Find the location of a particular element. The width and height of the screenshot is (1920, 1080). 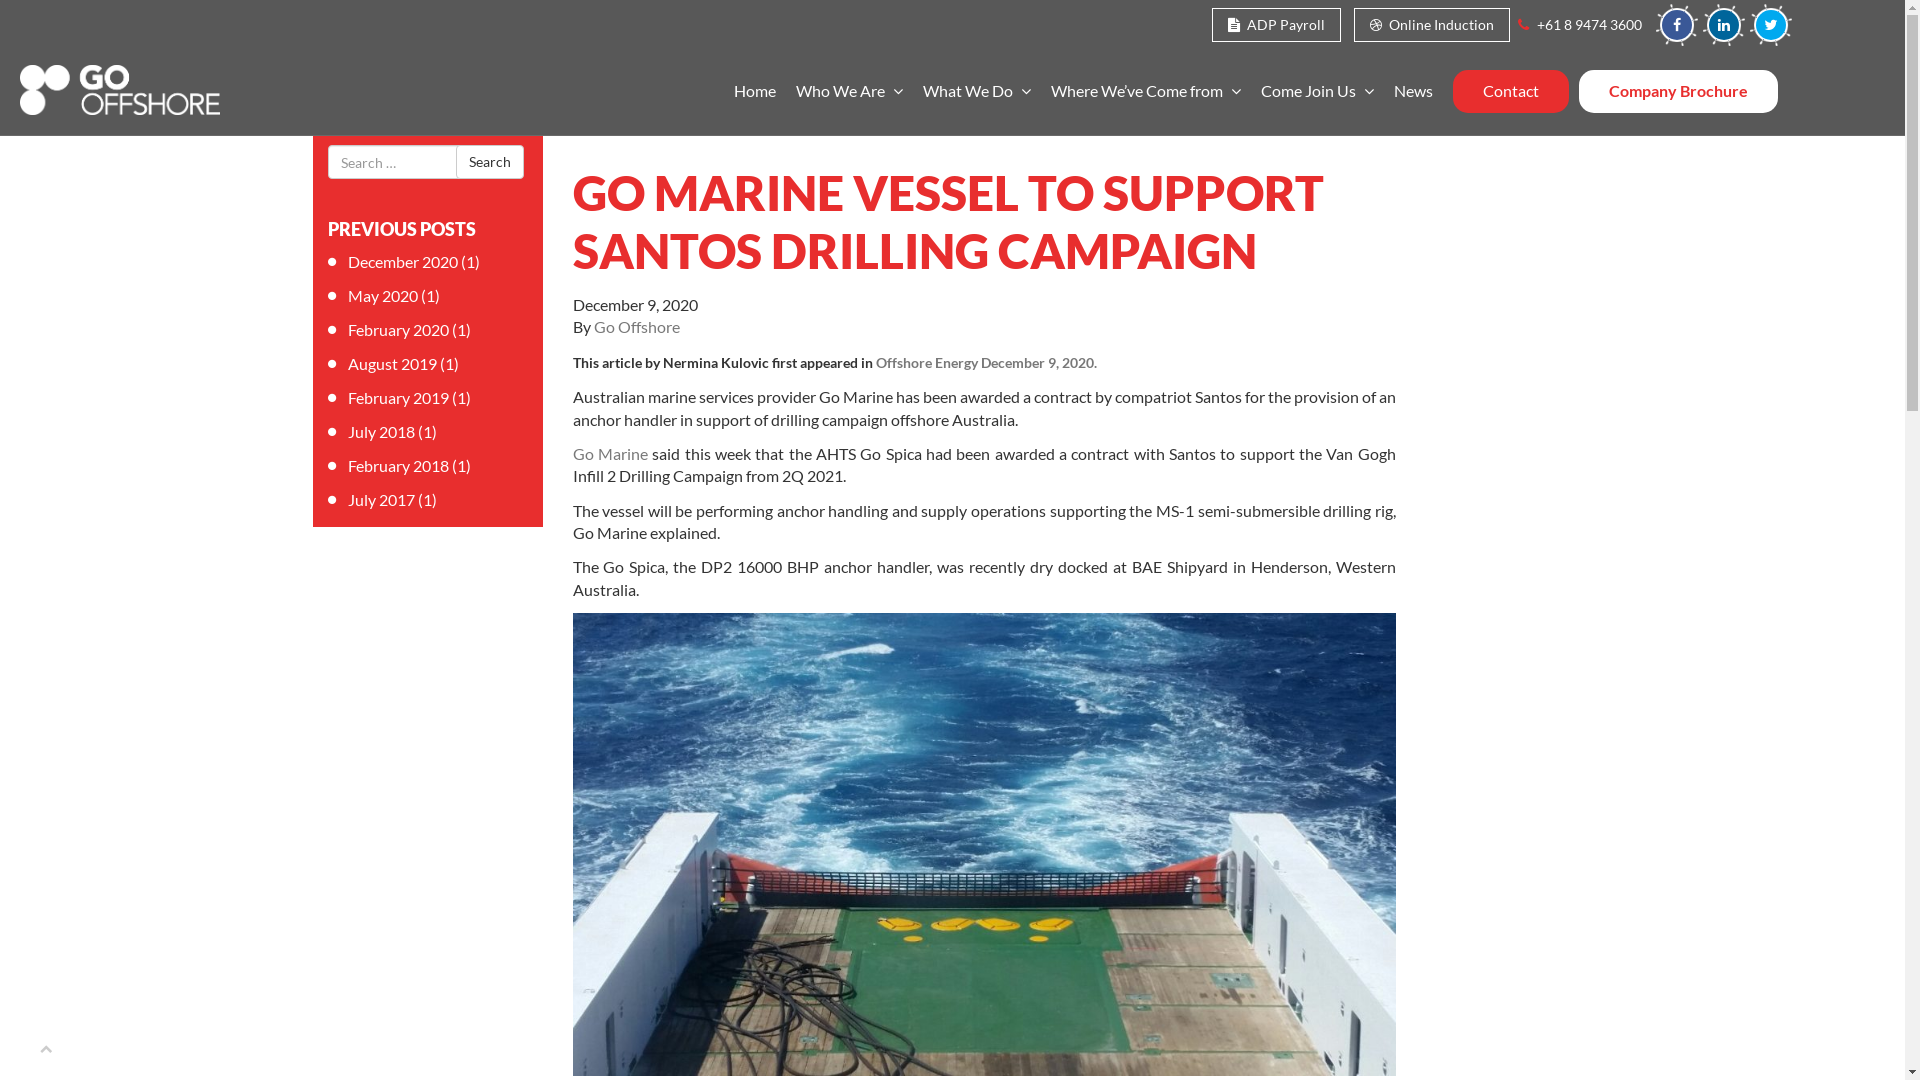

'Who We Are' is located at coordinates (849, 92).